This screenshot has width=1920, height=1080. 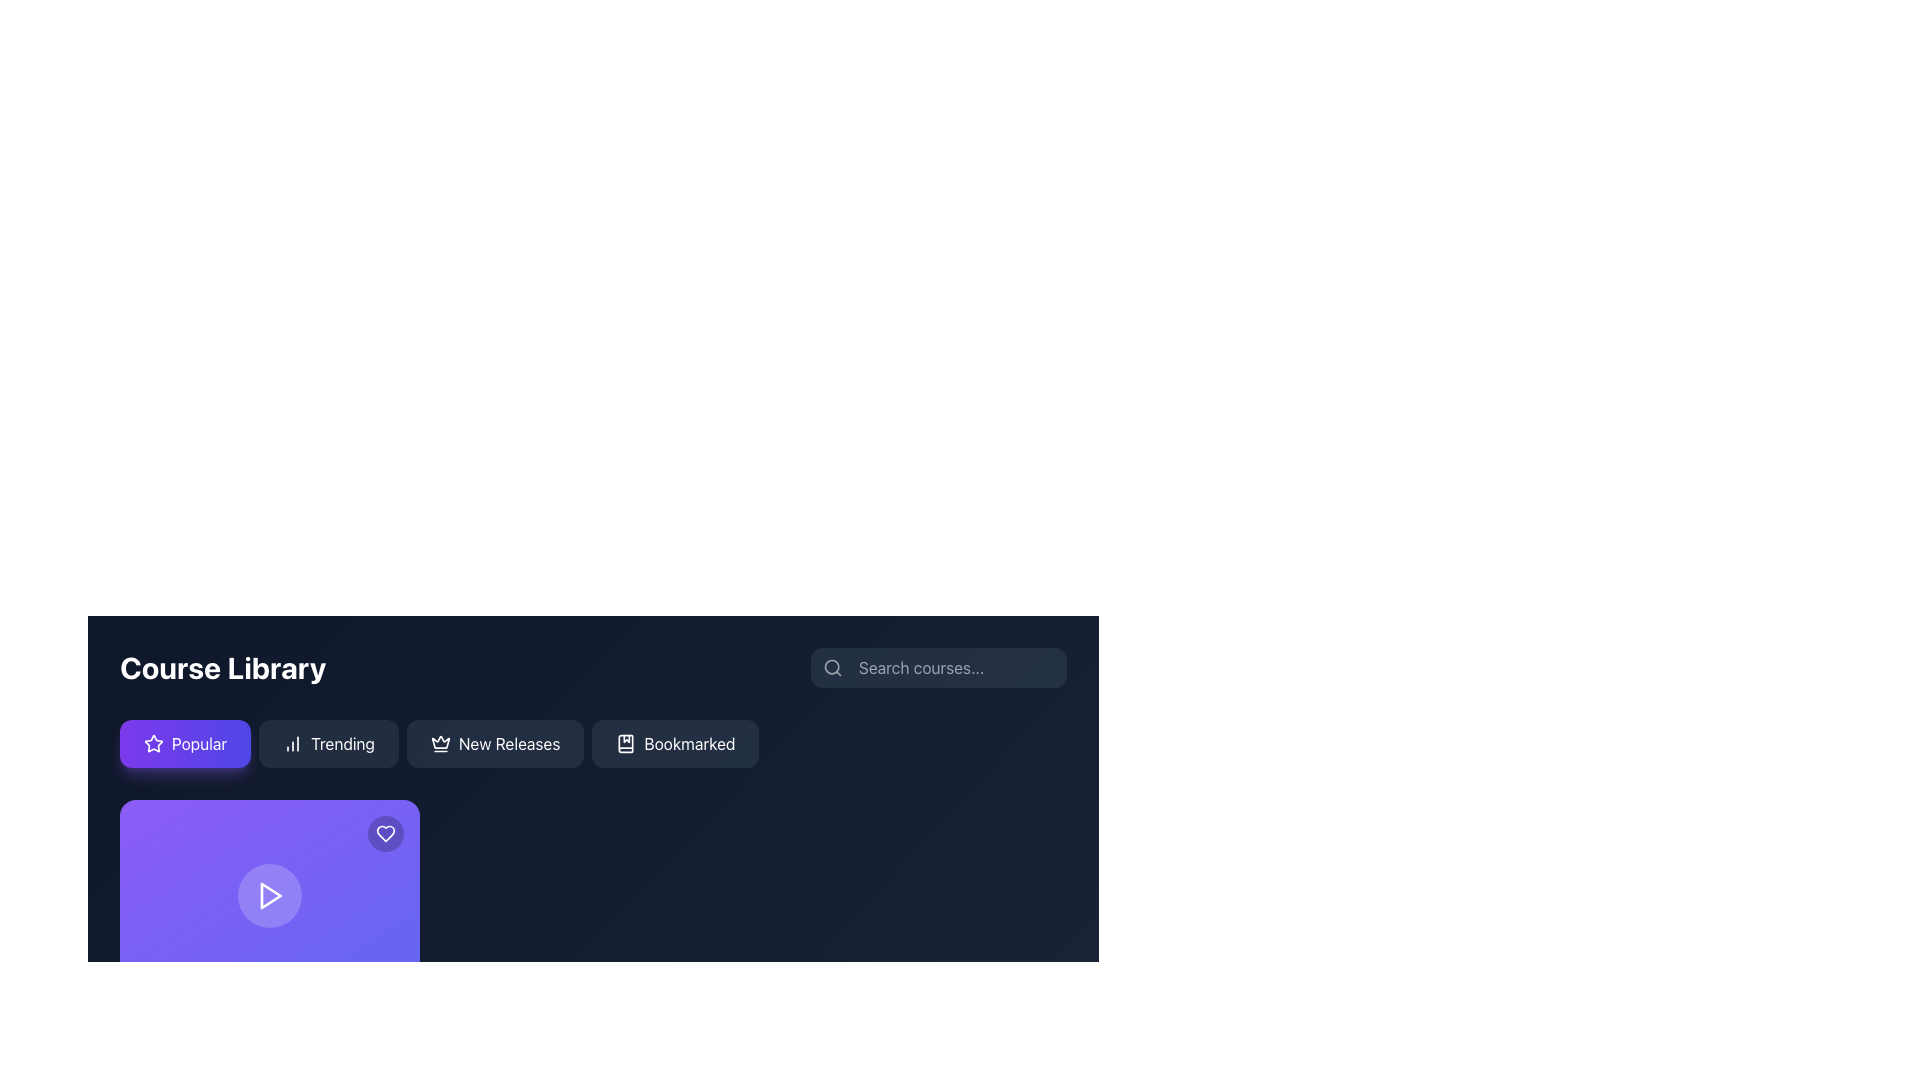 I want to click on the play button in the top-left section of the course card layout, so click(x=268, y=894).